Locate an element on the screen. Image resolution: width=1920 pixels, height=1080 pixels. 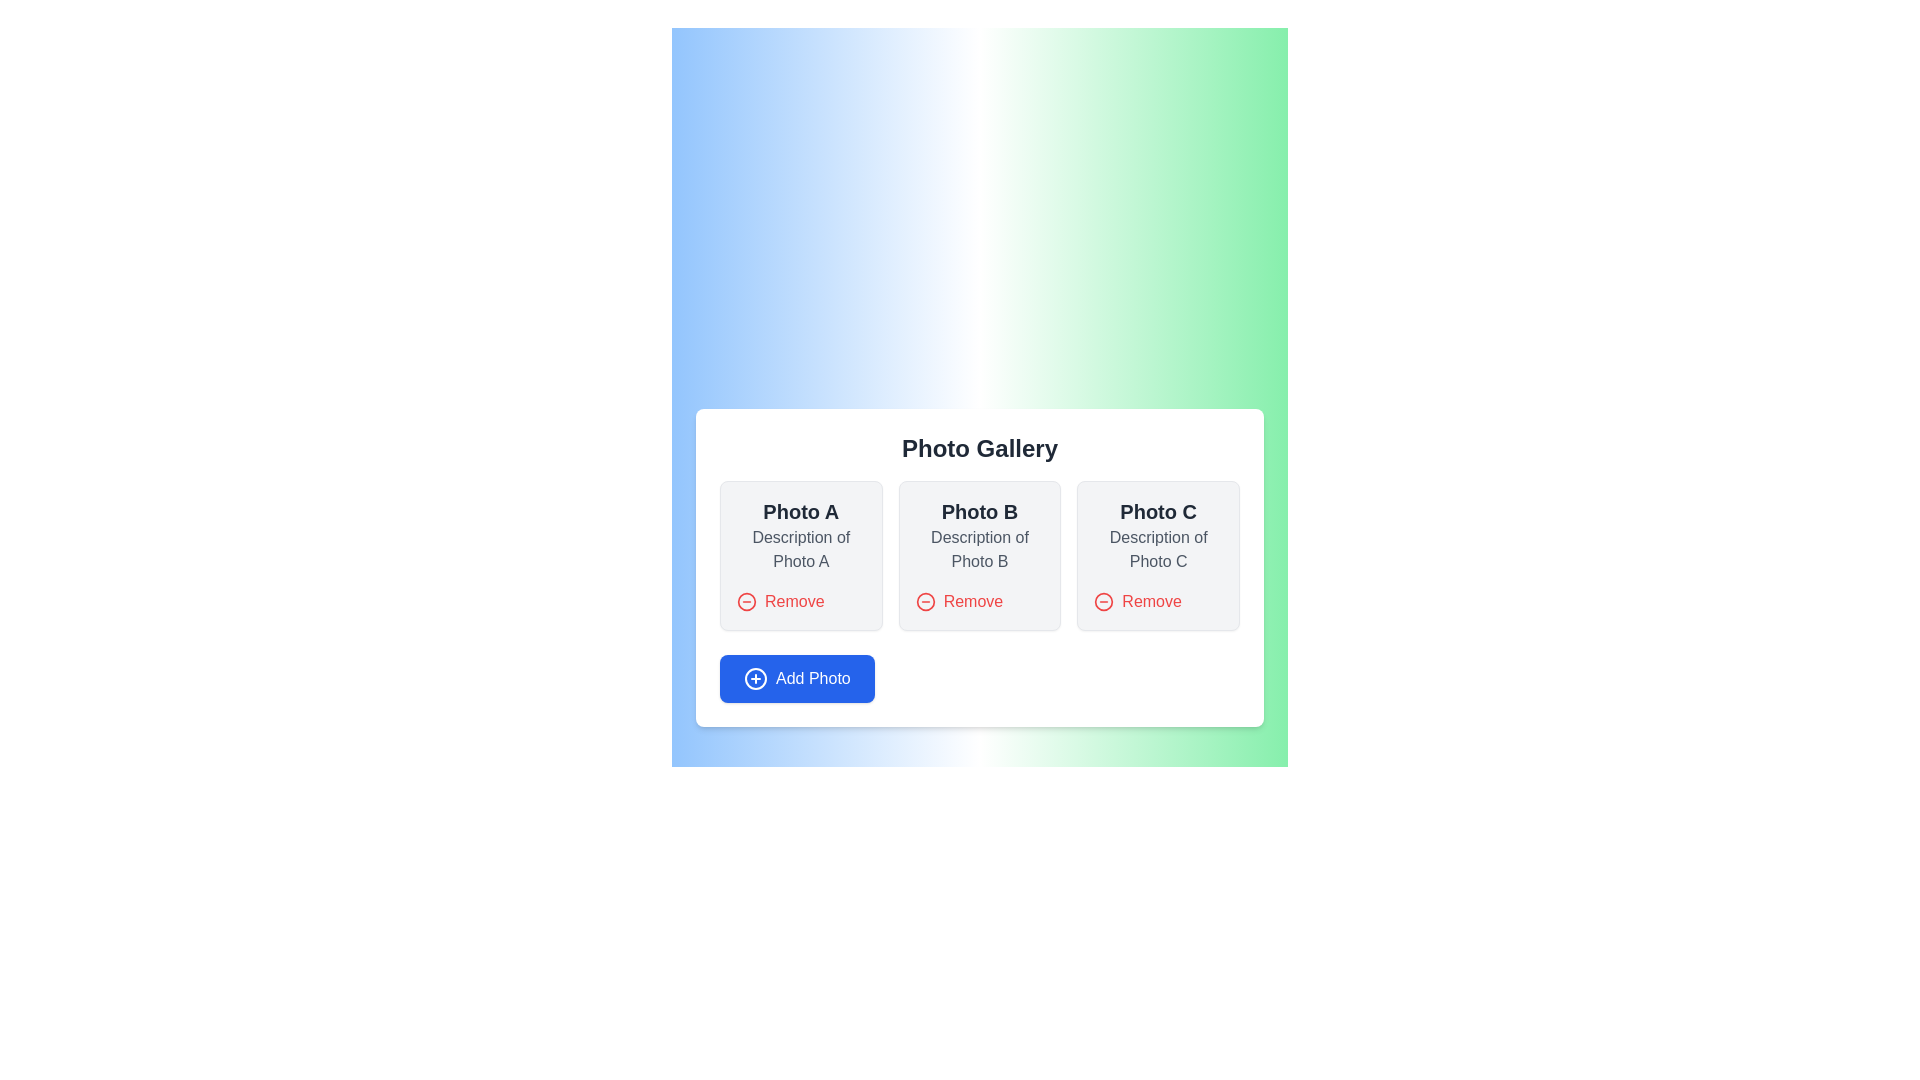
the text label displaying 'Description of Photo C', which is styled in gray with a smaller font size and positioned between 'Photo C' title and 'Remove' button is located at coordinates (1158, 550).